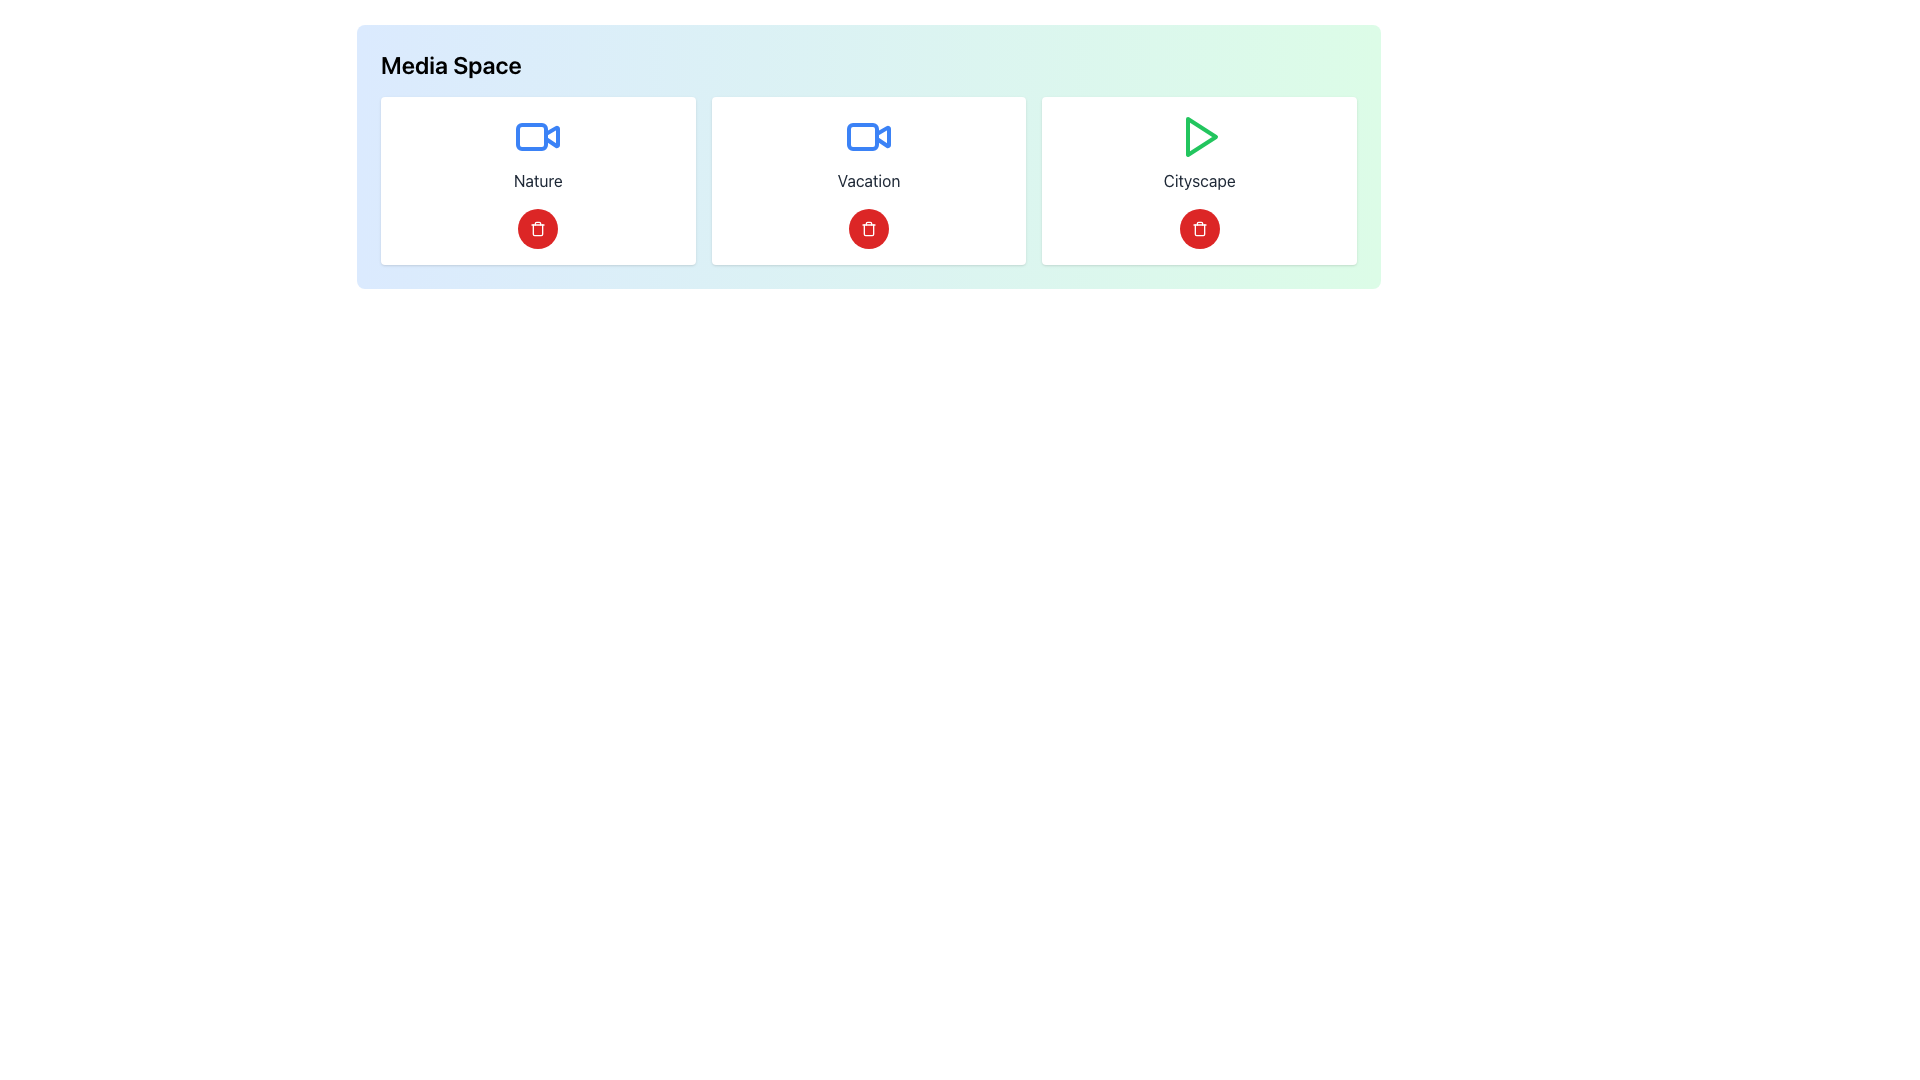  I want to click on the play icon located in the rightmost white-bordered box labeled 'Cityscape', so click(1200, 136).